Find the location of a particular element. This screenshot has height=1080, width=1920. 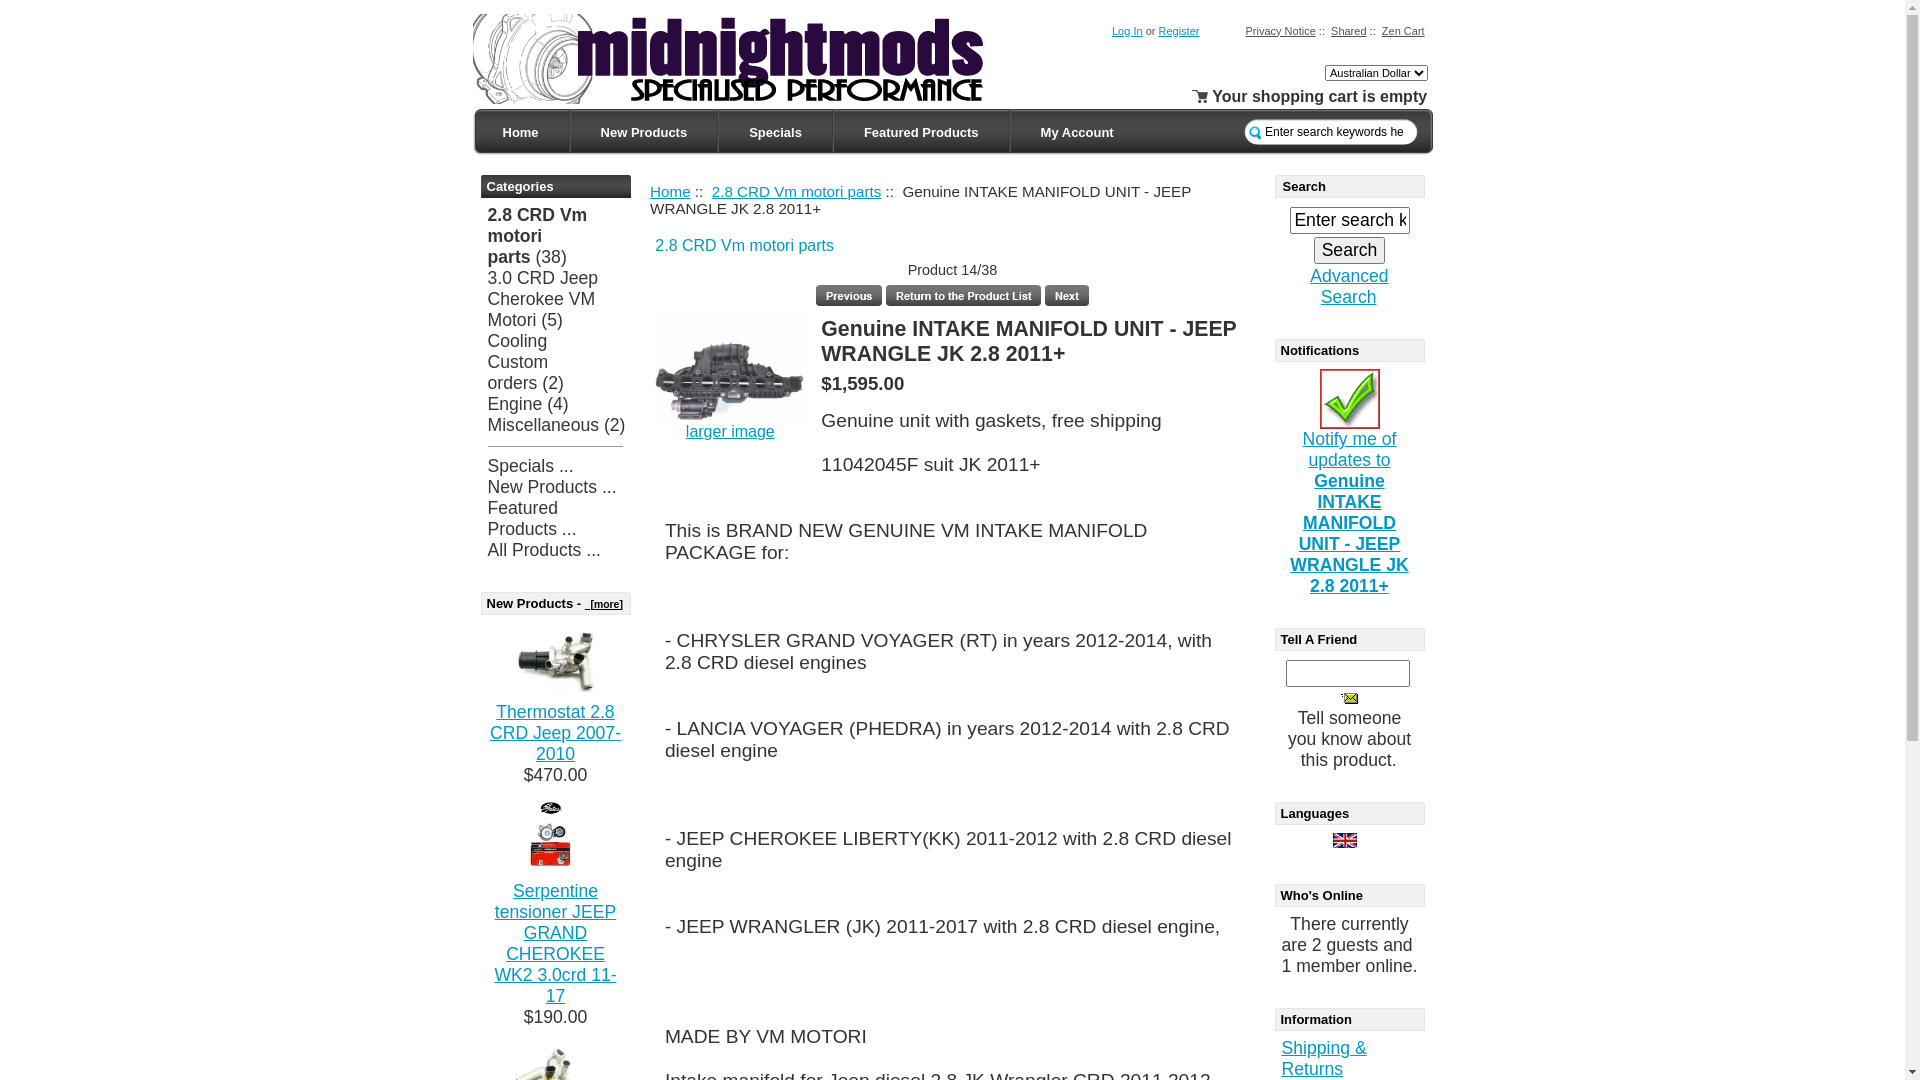

'Log In' is located at coordinates (1127, 30).